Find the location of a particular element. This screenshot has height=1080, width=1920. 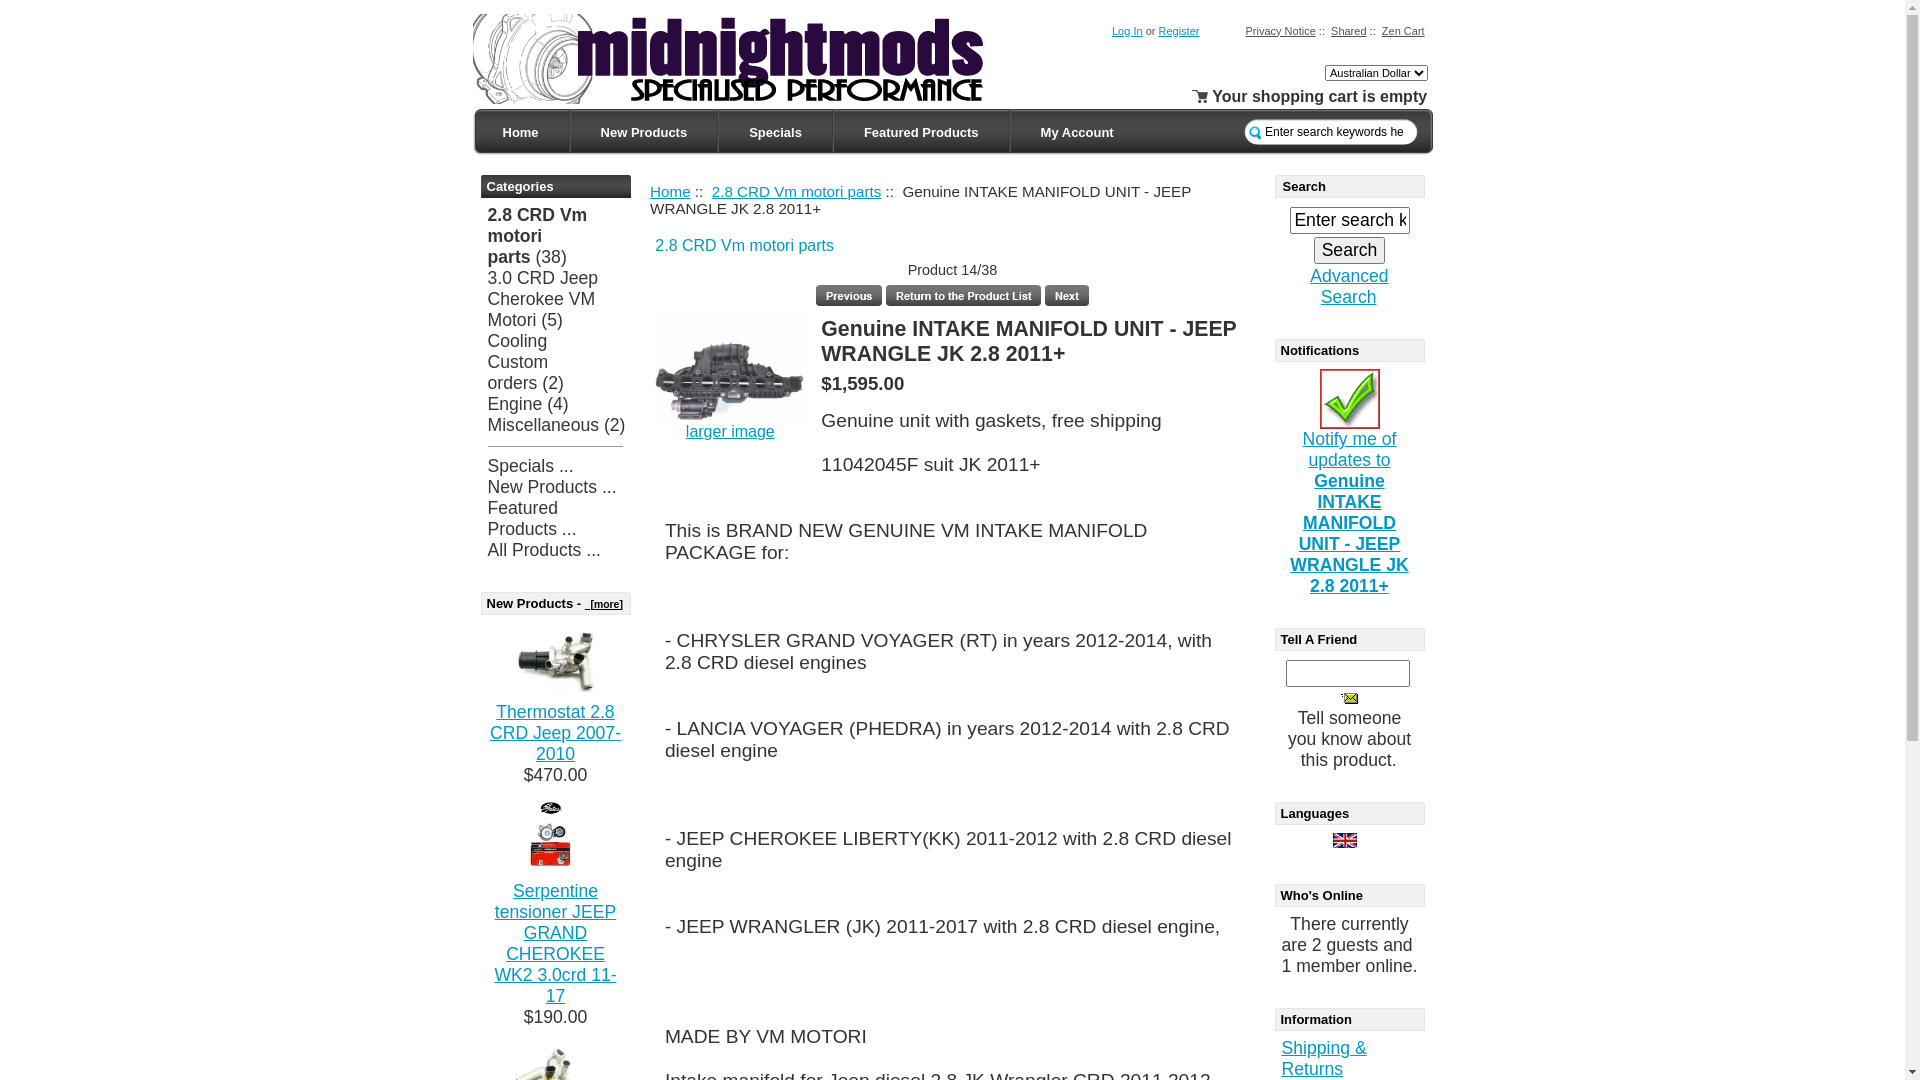

'Log In' is located at coordinates (1127, 30).